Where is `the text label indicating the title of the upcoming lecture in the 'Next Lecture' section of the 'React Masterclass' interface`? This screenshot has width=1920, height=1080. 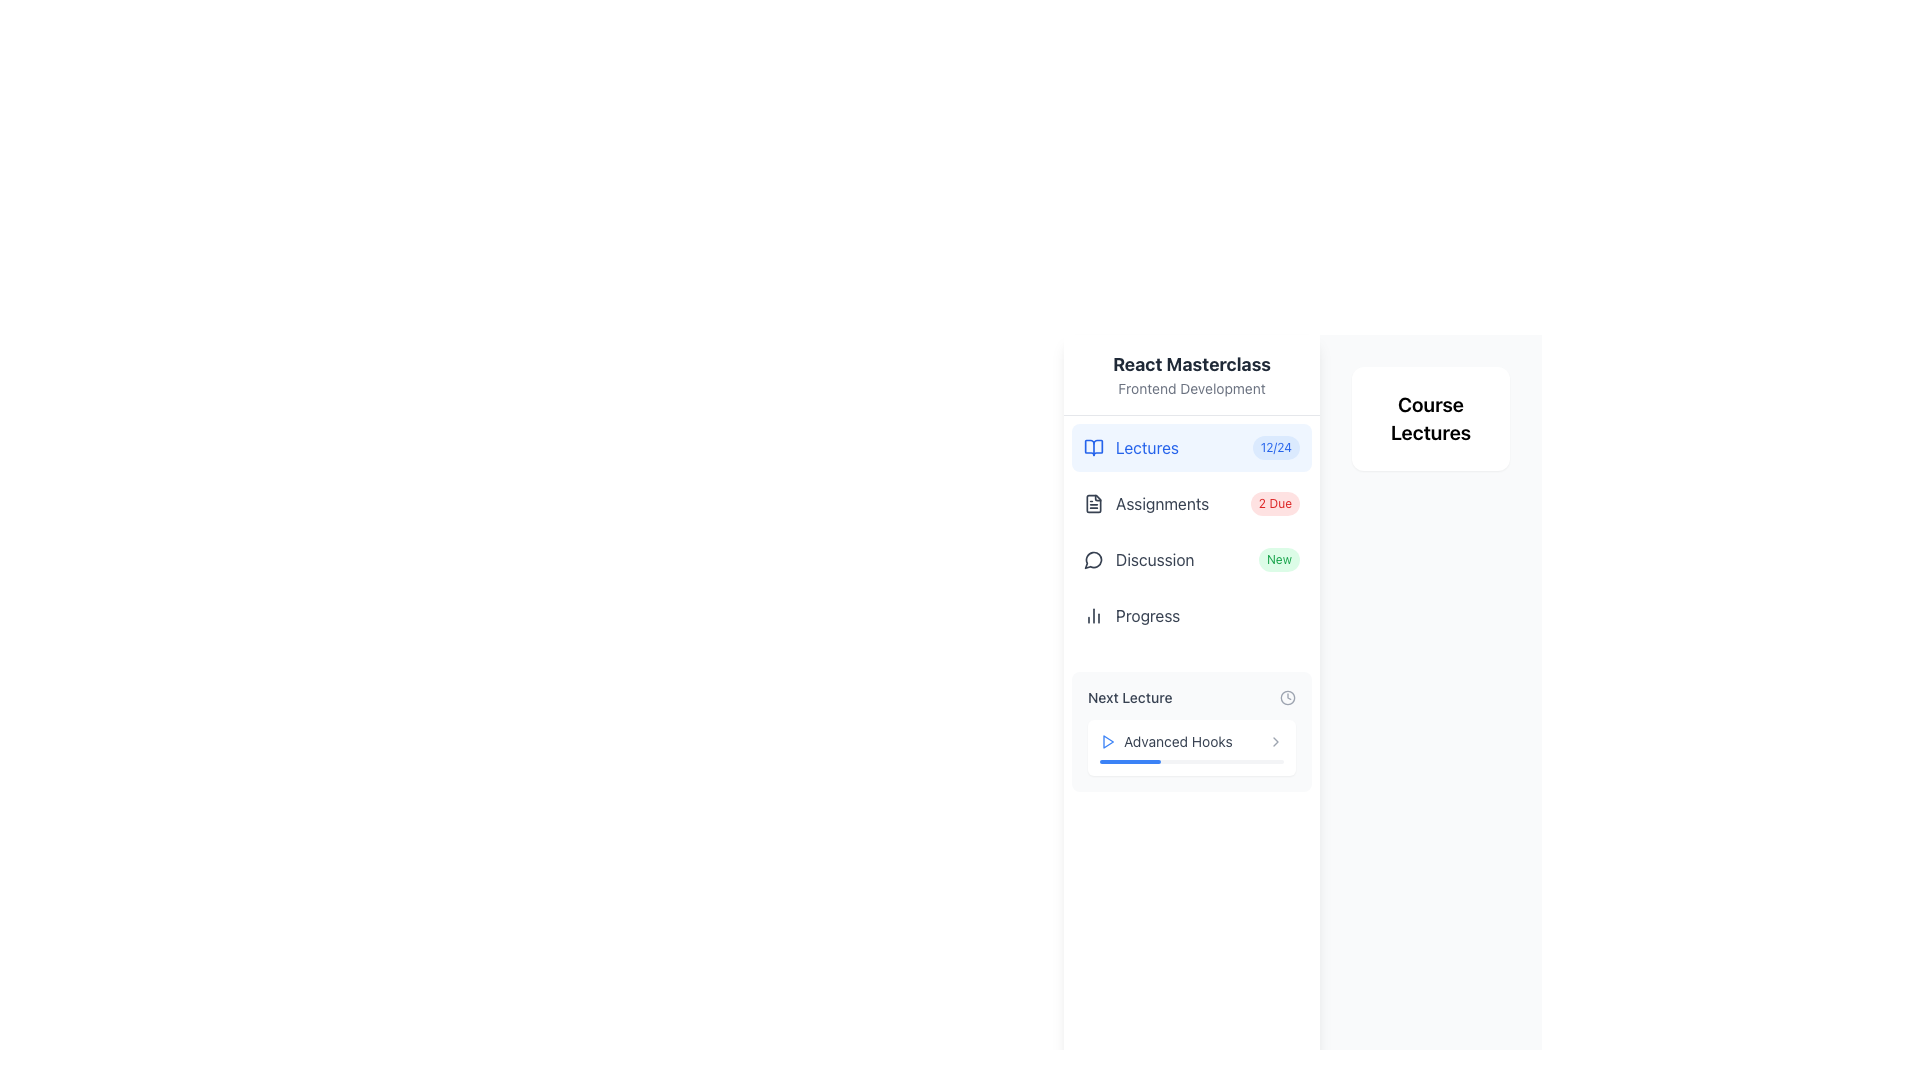
the text label indicating the title of the upcoming lecture in the 'Next Lecture' section of the 'React Masterclass' interface is located at coordinates (1191, 741).